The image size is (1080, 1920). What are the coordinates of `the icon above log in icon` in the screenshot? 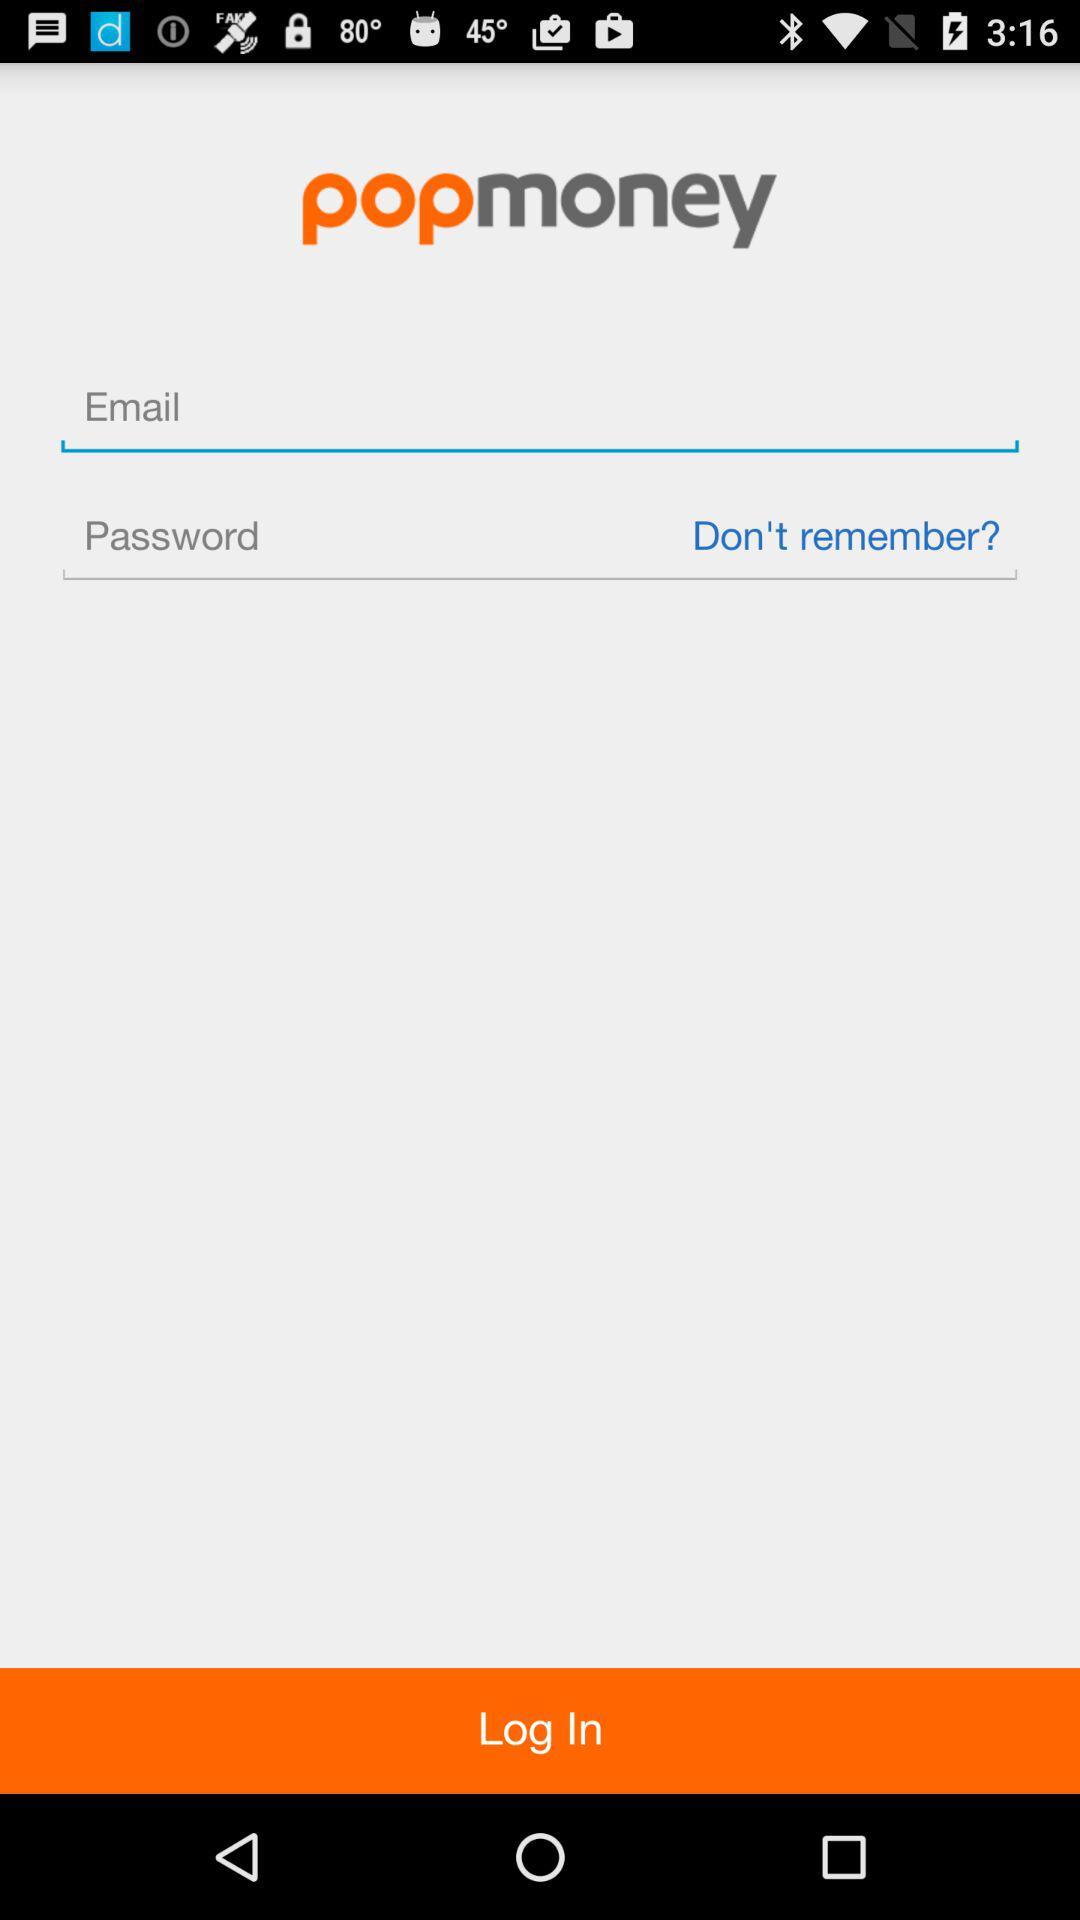 It's located at (540, 538).